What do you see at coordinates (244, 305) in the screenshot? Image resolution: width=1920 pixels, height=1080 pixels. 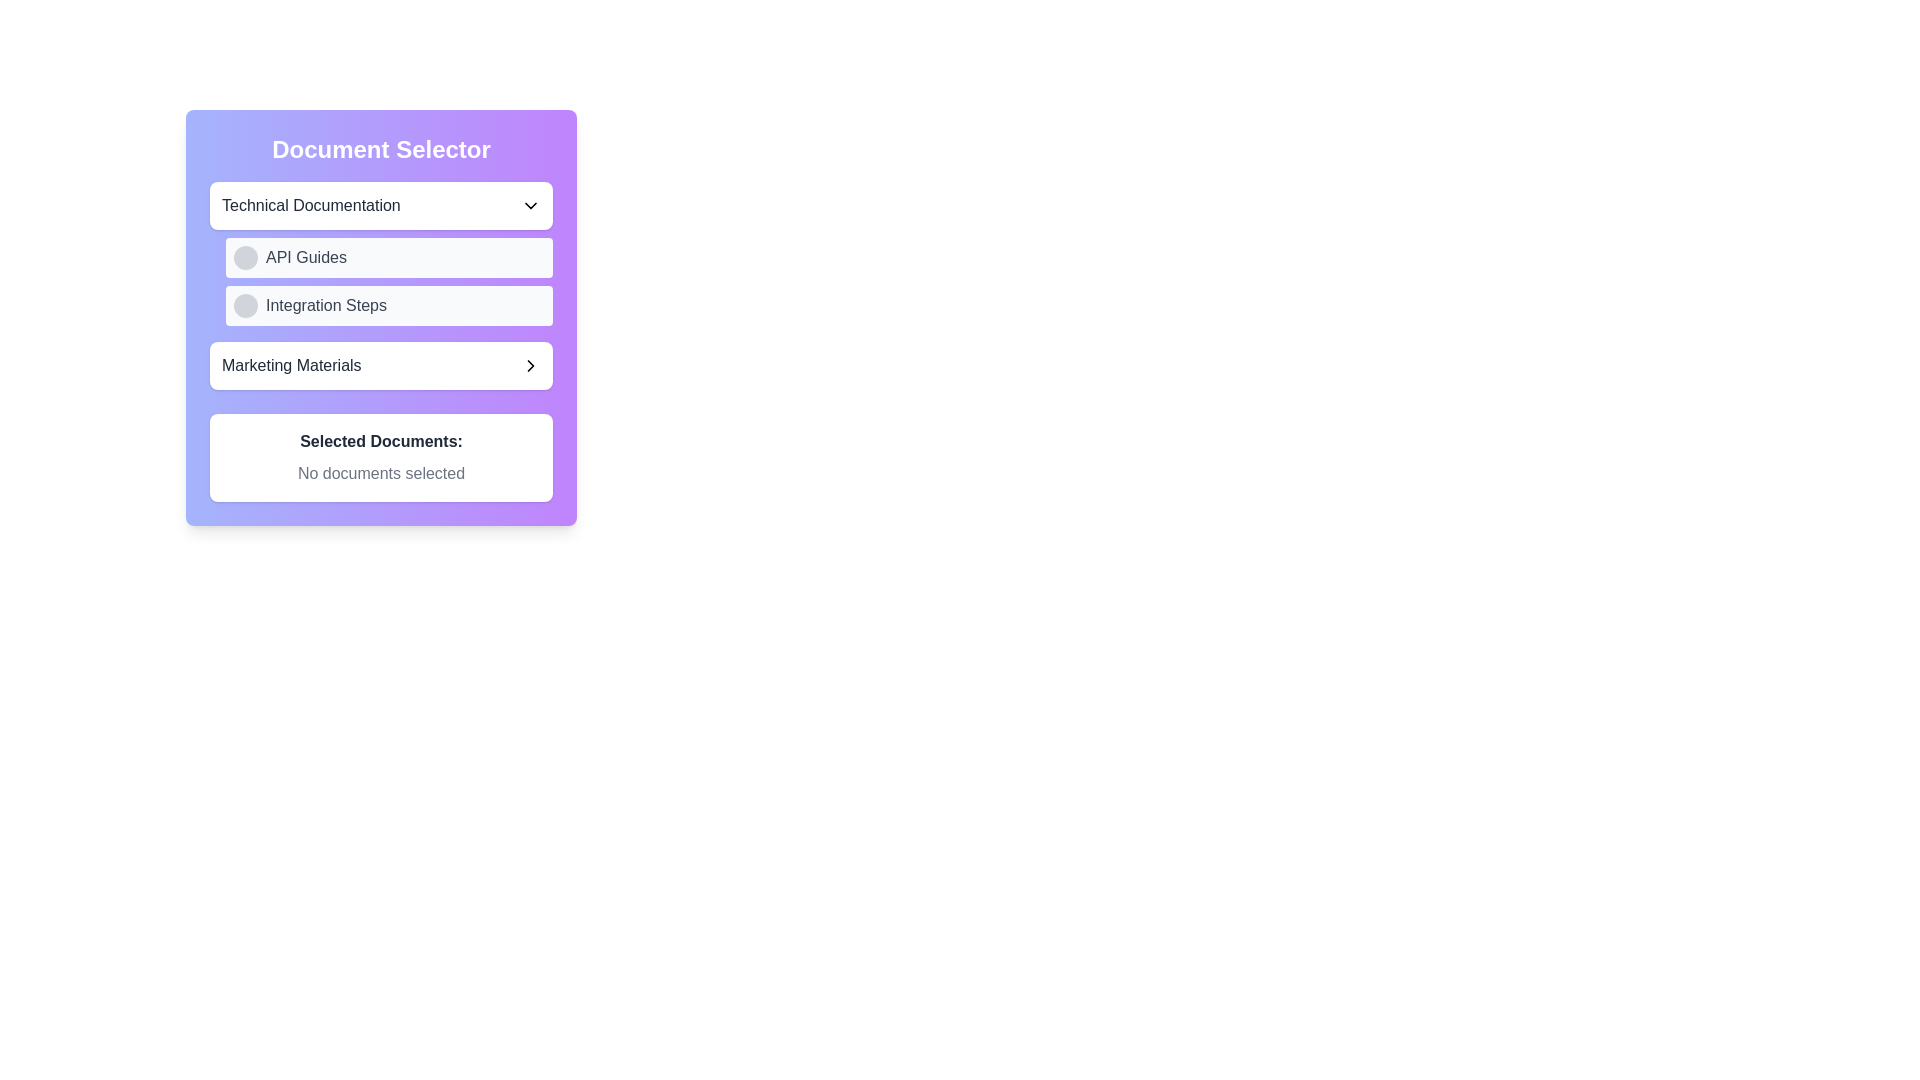 I see `the circular gray button located to the left of the 'Integration Steps' text to observe the light hover effect transitioning to a darker shade` at bounding box center [244, 305].